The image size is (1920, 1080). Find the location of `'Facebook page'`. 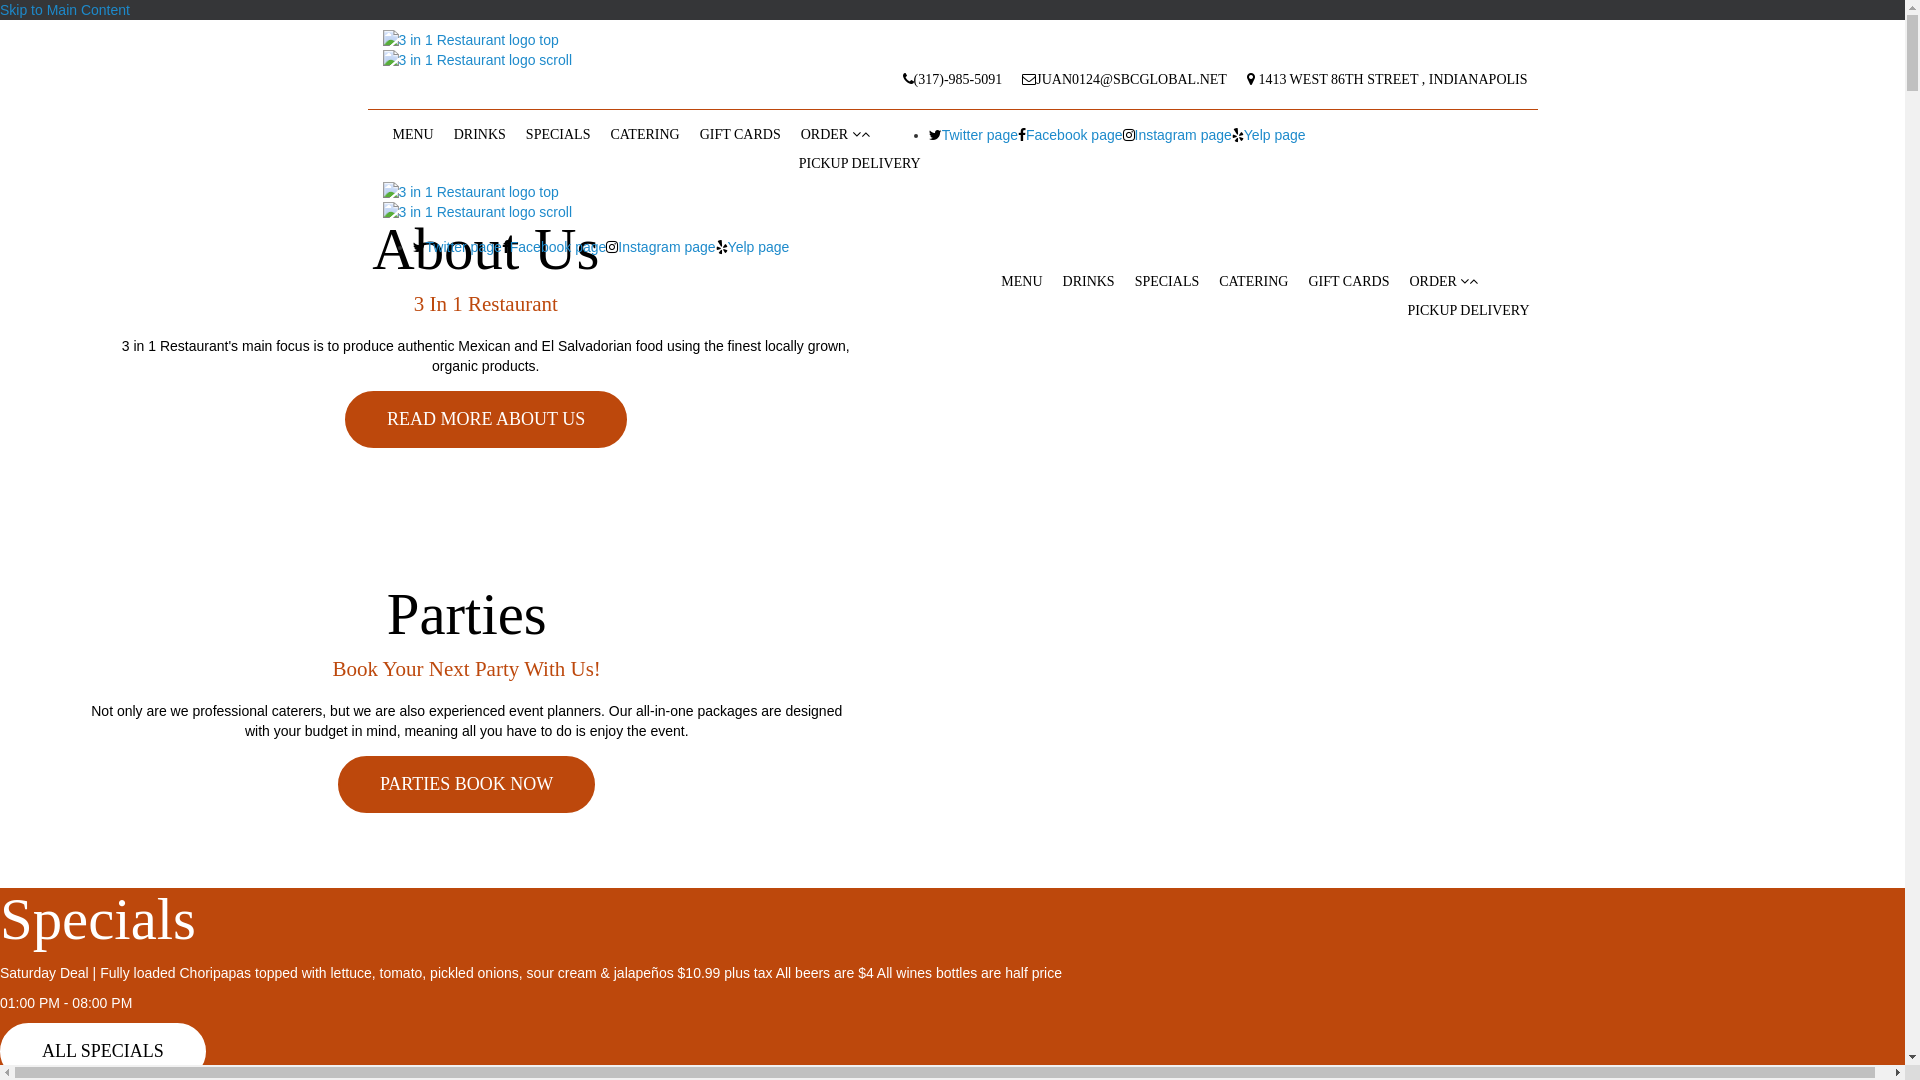

'Facebook page' is located at coordinates (1017, 135).